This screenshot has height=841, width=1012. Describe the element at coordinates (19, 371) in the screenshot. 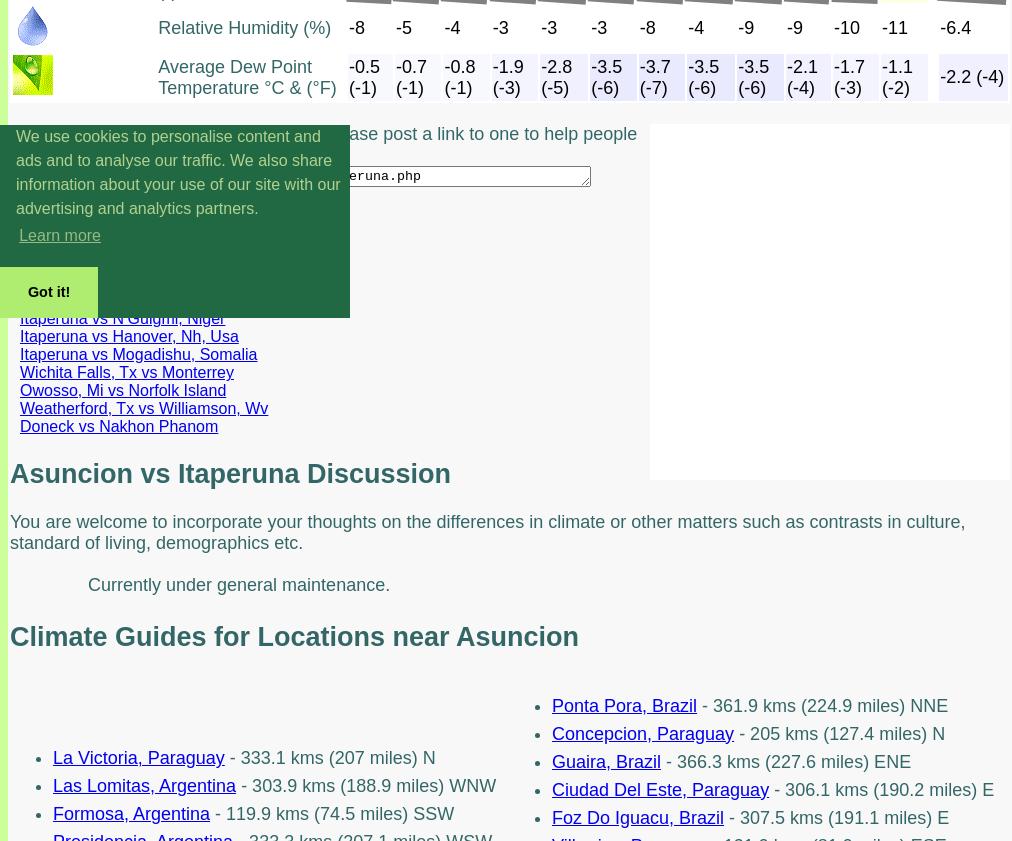

I see `'Wichita Falls, Tx   vs Monterrey'` at that location.